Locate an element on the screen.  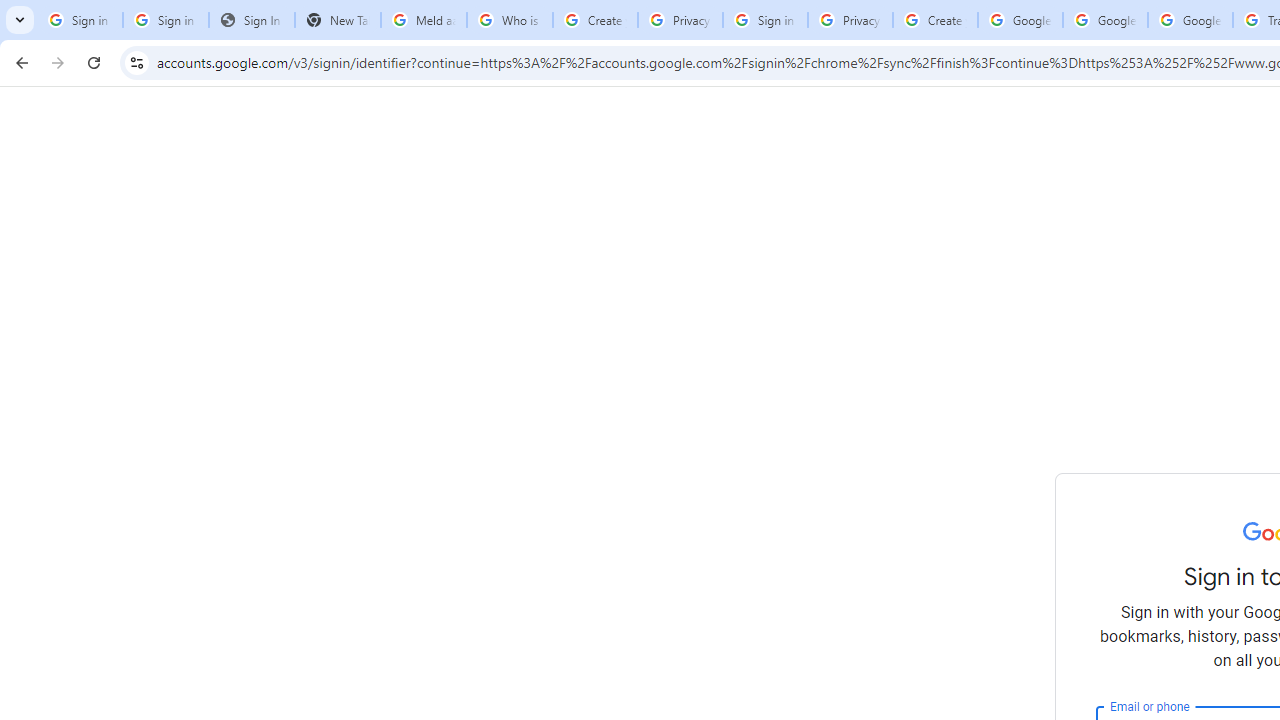
'Create your Google Account' is located at coordinates (934, 20).